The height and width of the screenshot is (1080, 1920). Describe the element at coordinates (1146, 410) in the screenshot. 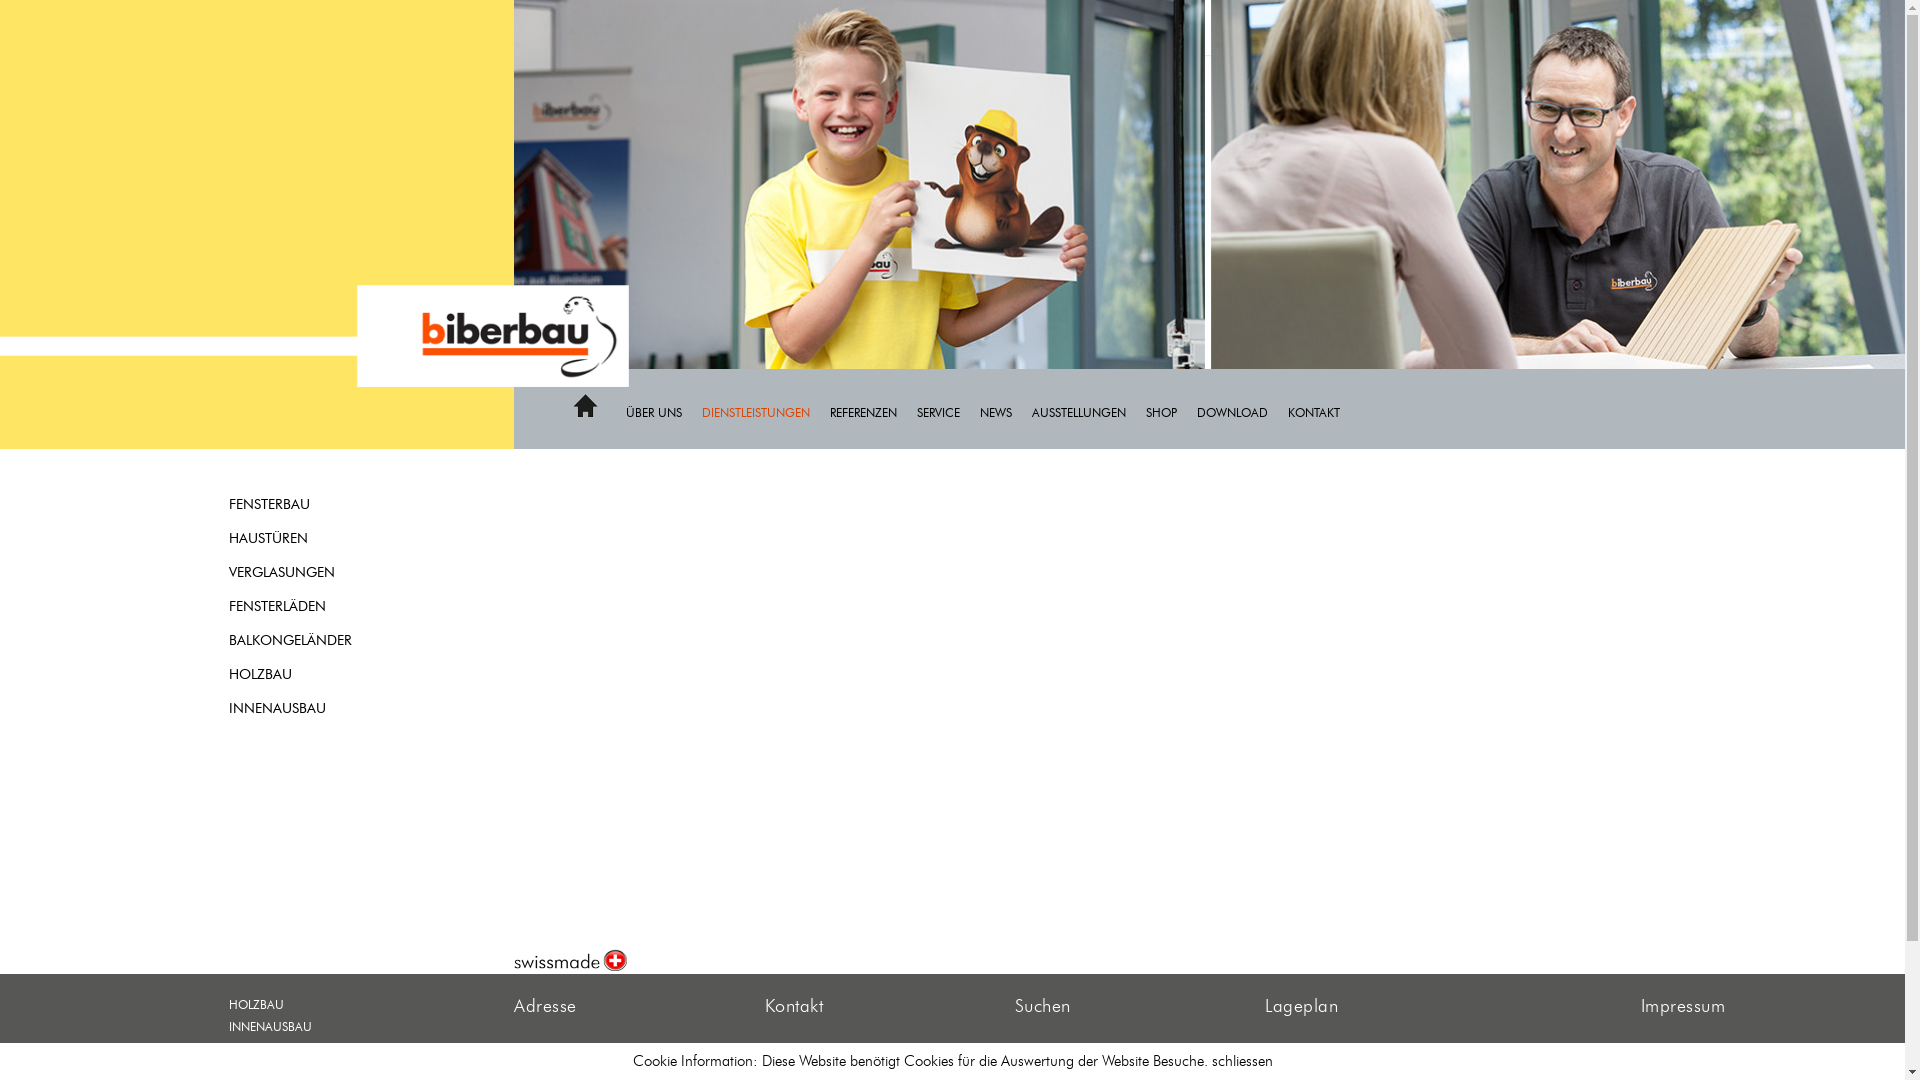

I see `'SHOP'` at that location.